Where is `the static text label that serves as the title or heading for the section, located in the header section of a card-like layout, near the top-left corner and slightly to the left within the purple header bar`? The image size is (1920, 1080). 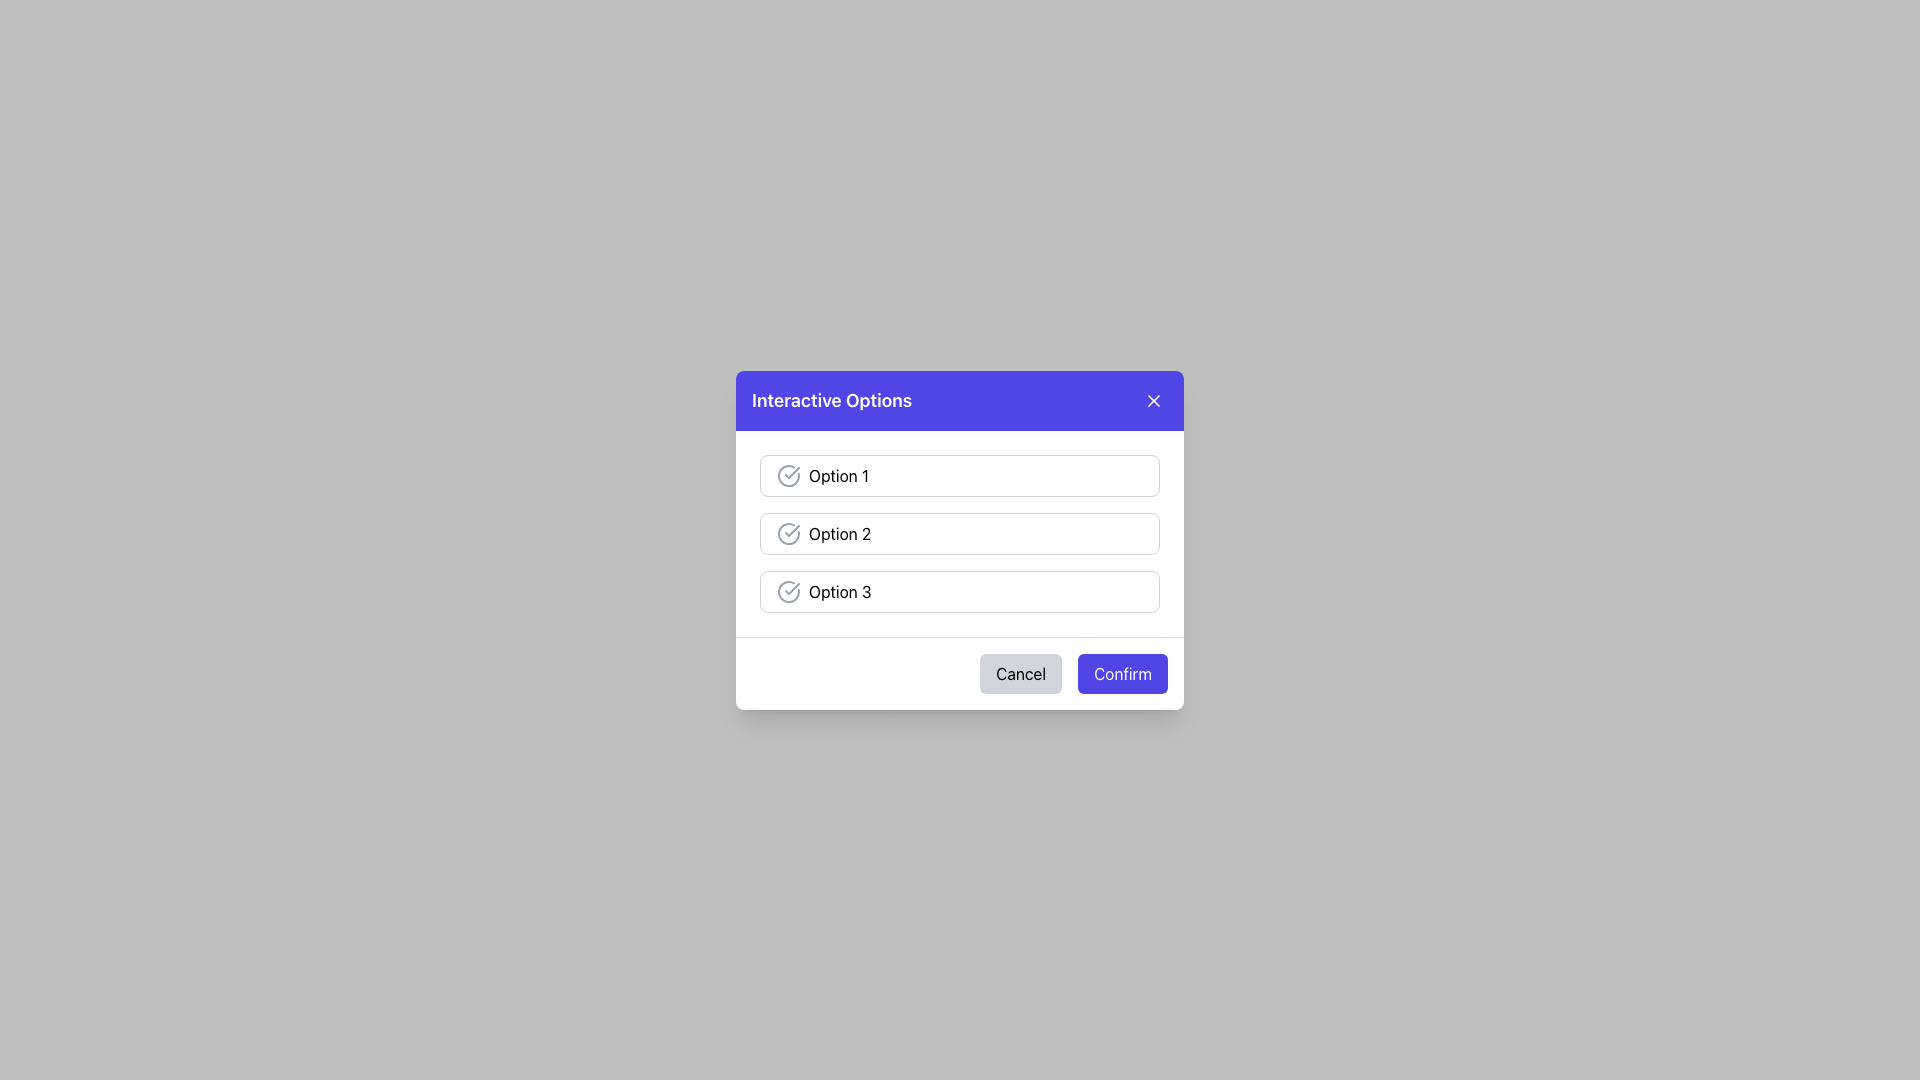 the static text label that serves as the title or heading for the section, located in the header section of a card-like layout, near the top-left corner and slightly to the left within the purple header bar is located at coordinates (832, 400).